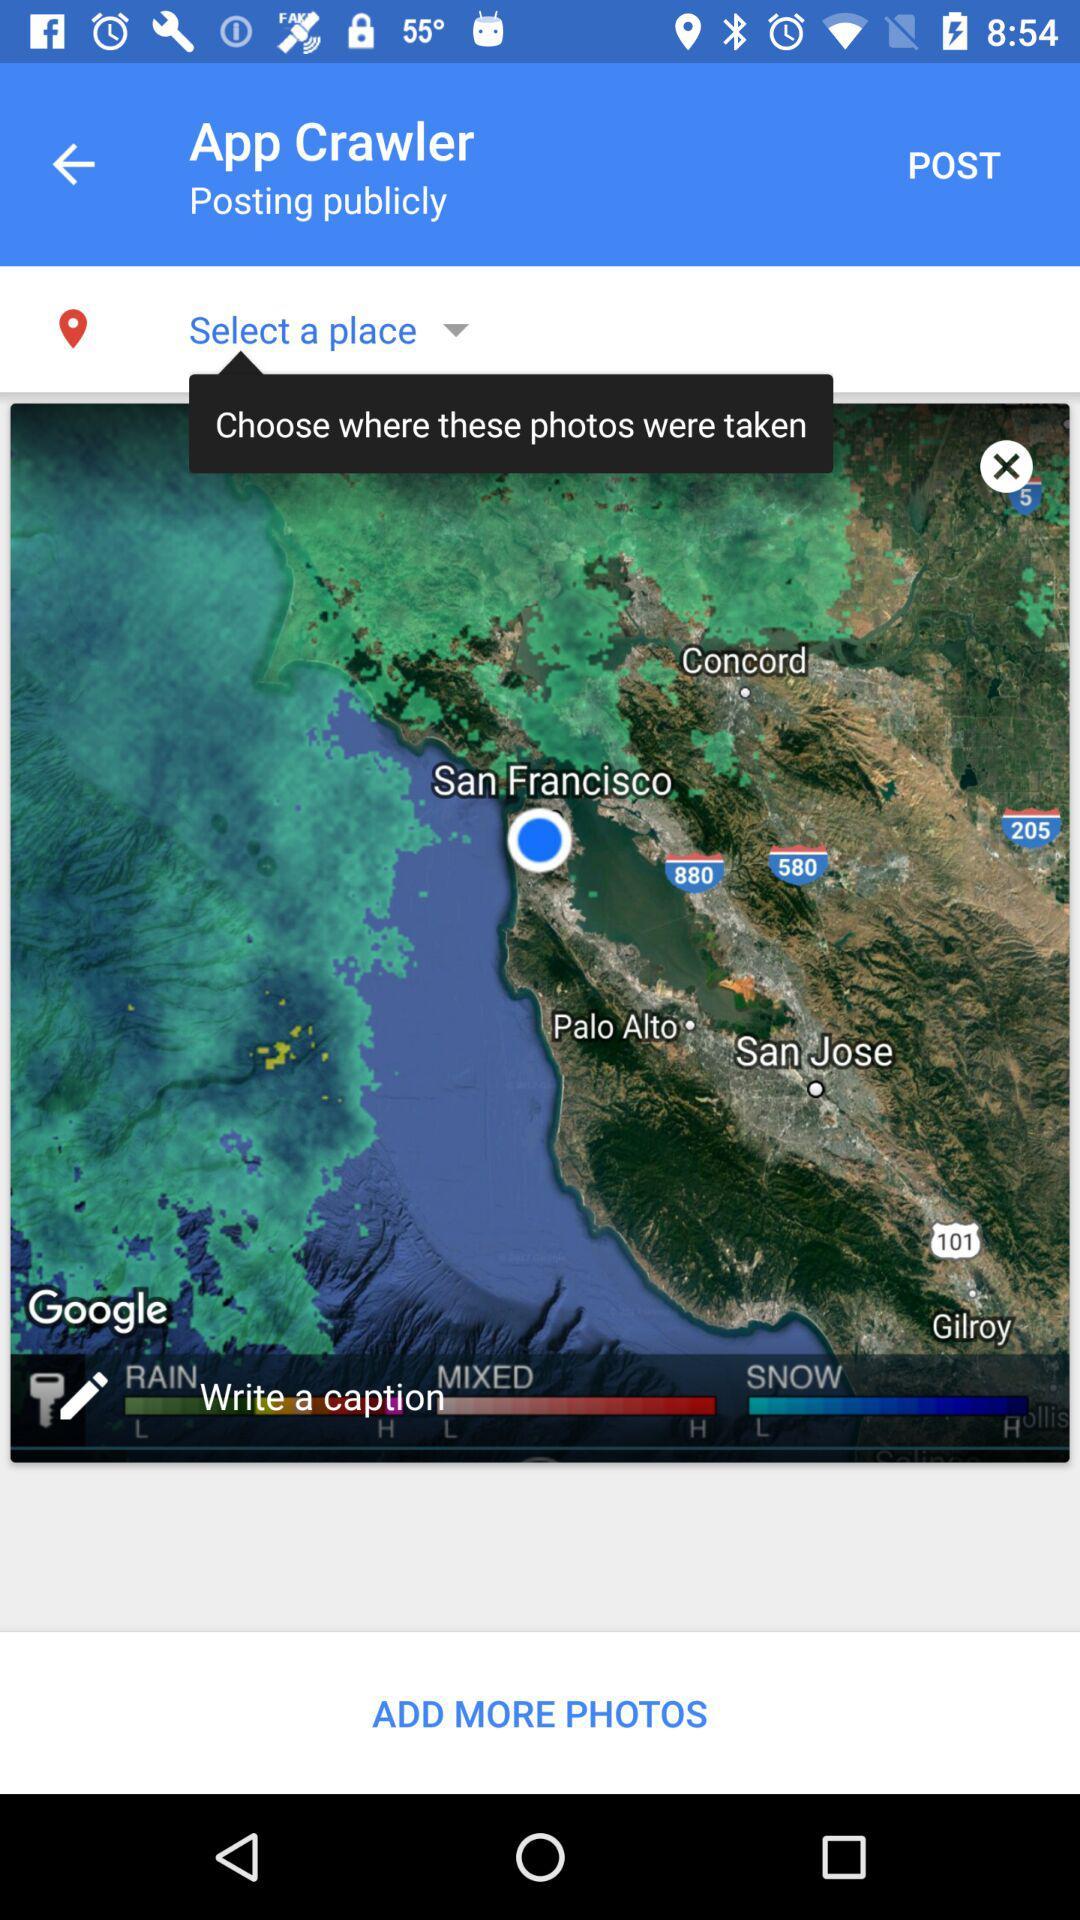 The width and height of the screenshot is (1080, 1920). I want to click on add more photos, so click(540, 1712).